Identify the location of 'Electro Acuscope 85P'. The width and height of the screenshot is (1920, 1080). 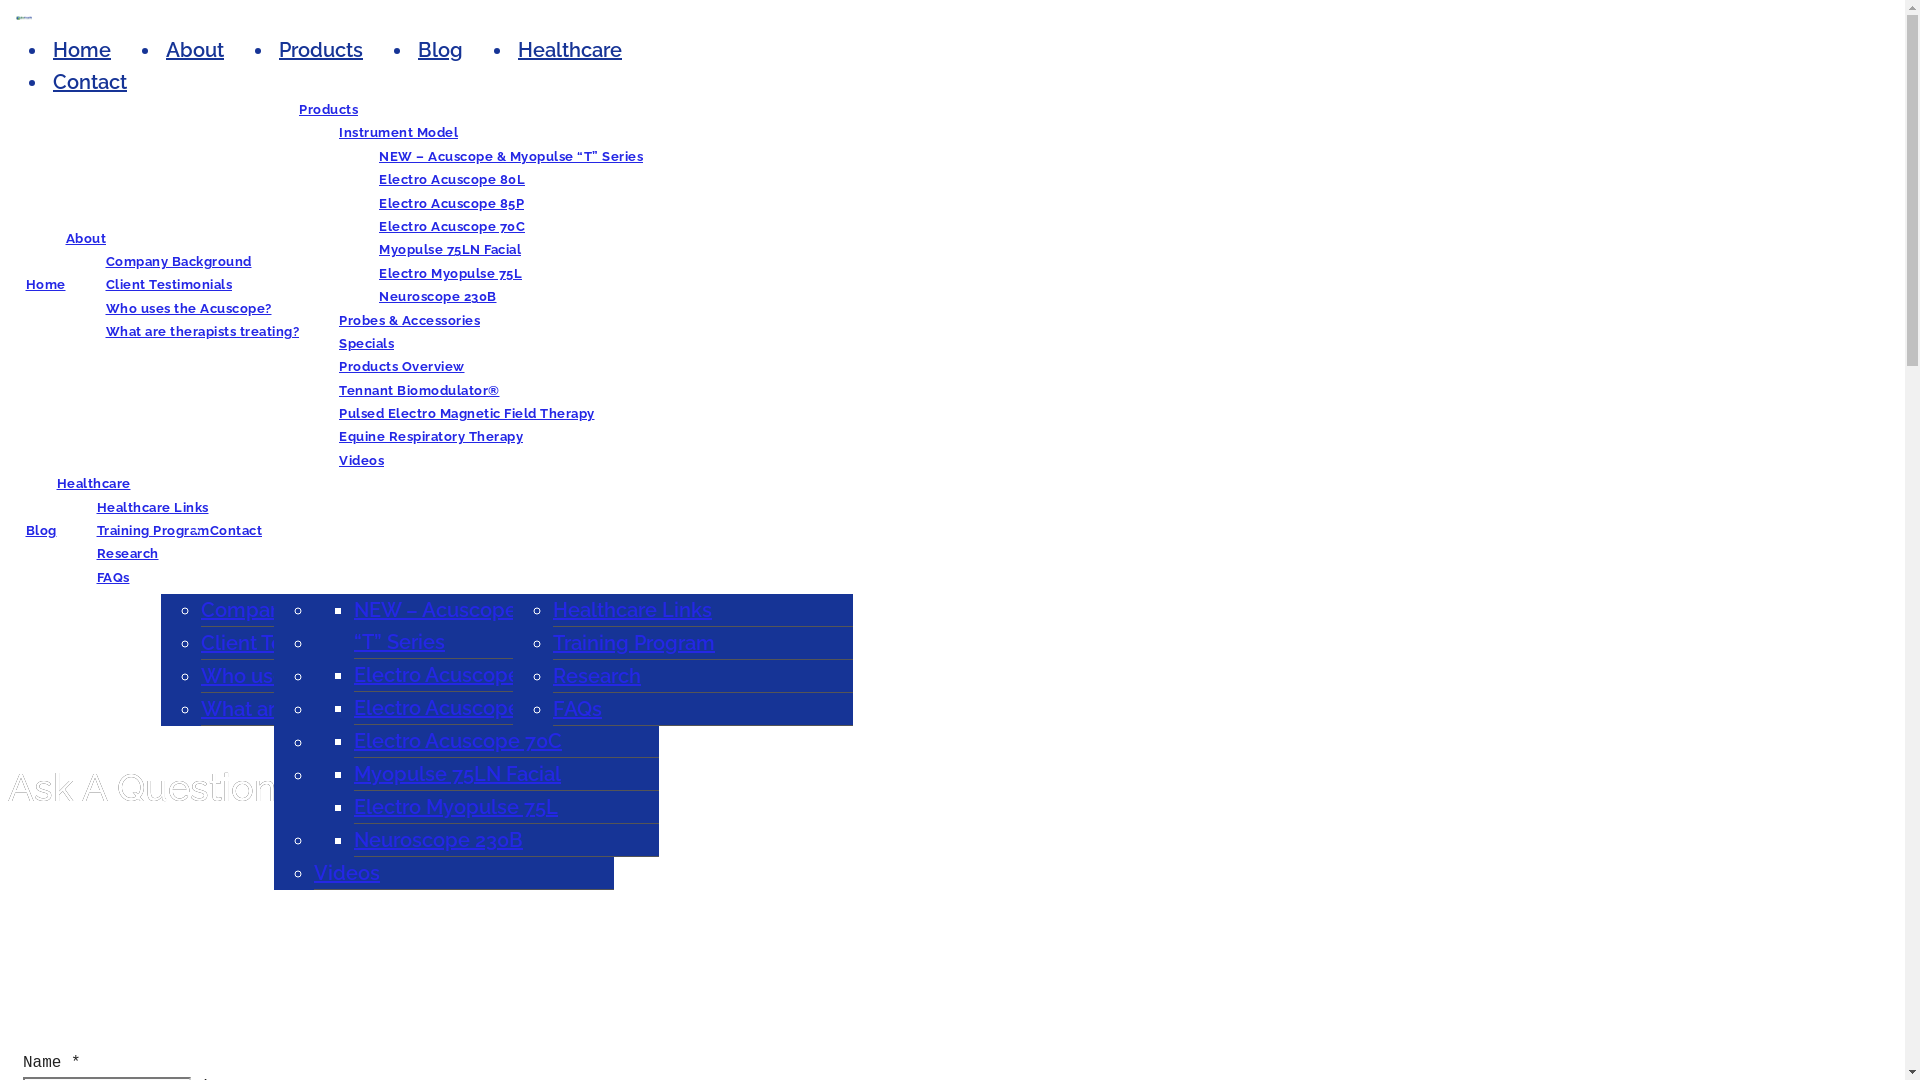
(450, 203).